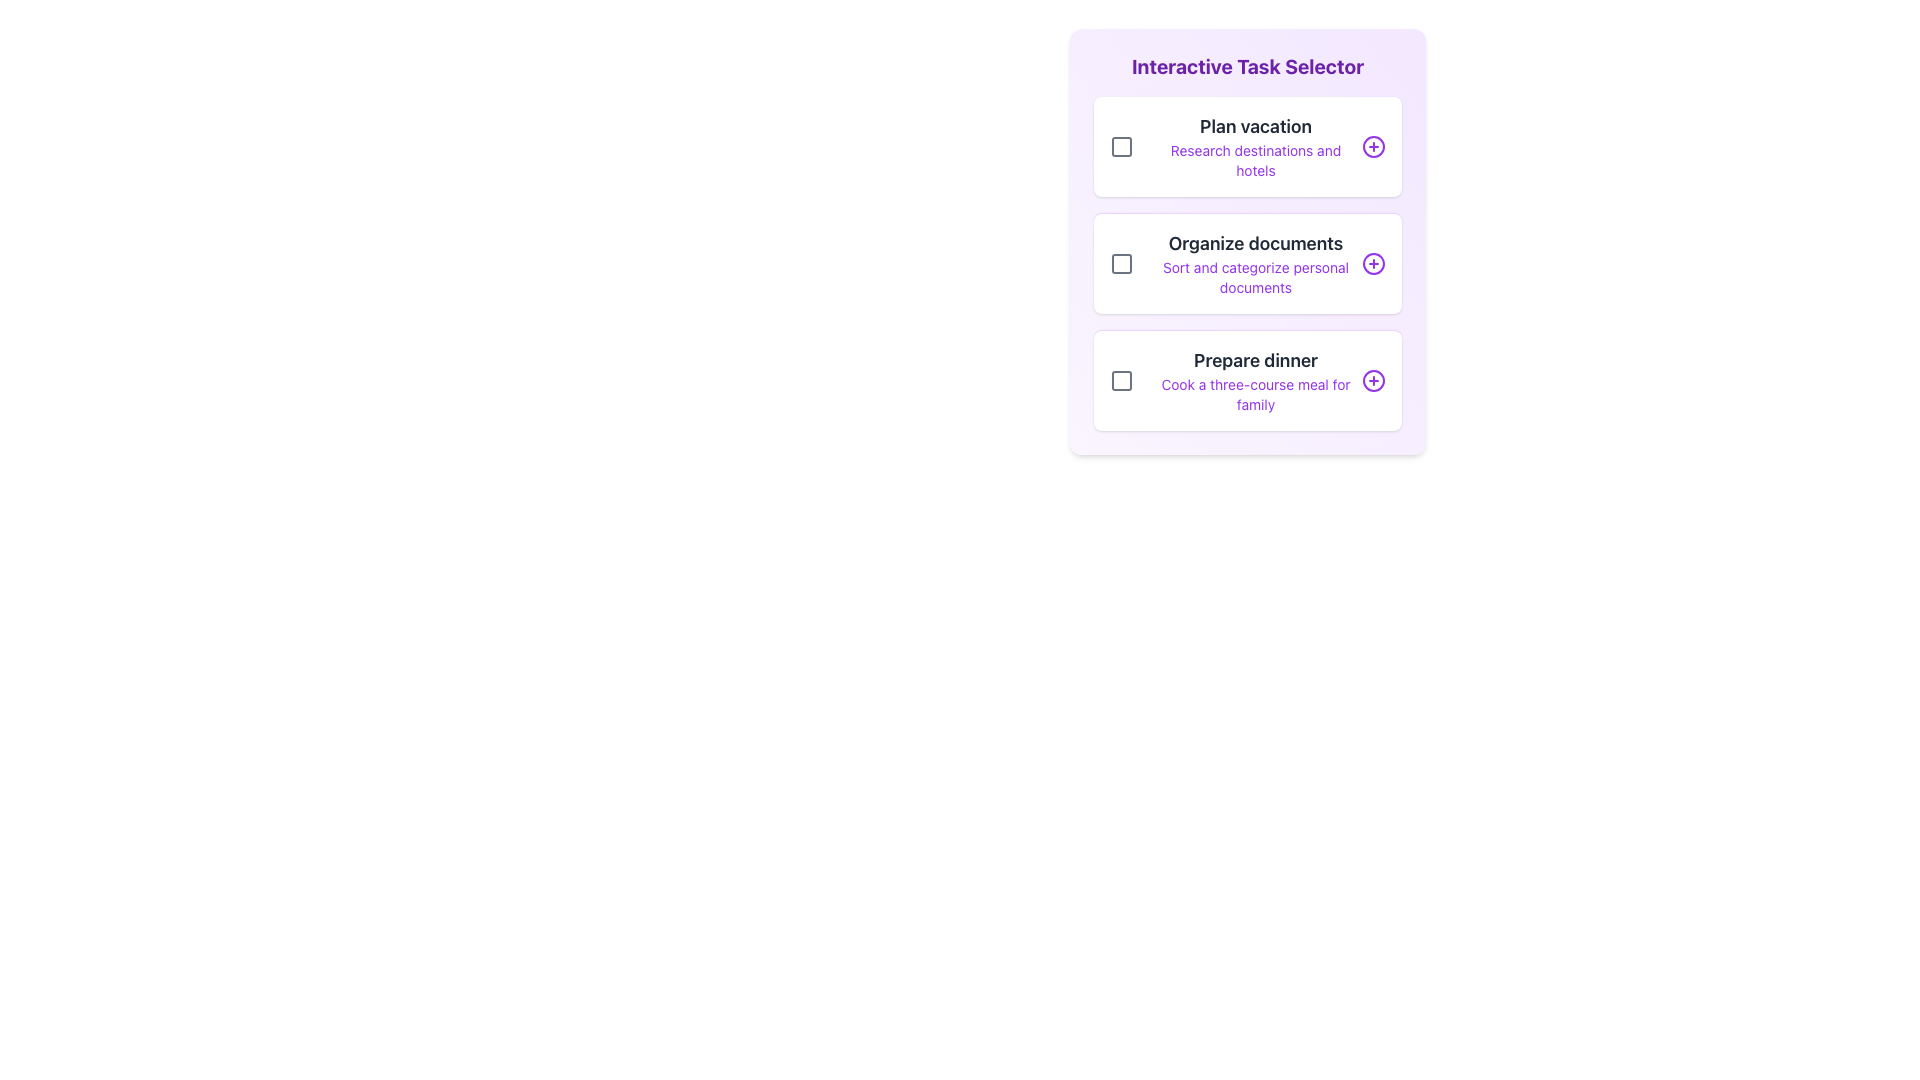  I want to click on the checkbox in the third task card titled 'Prepare dinner', so click(1122, 381).